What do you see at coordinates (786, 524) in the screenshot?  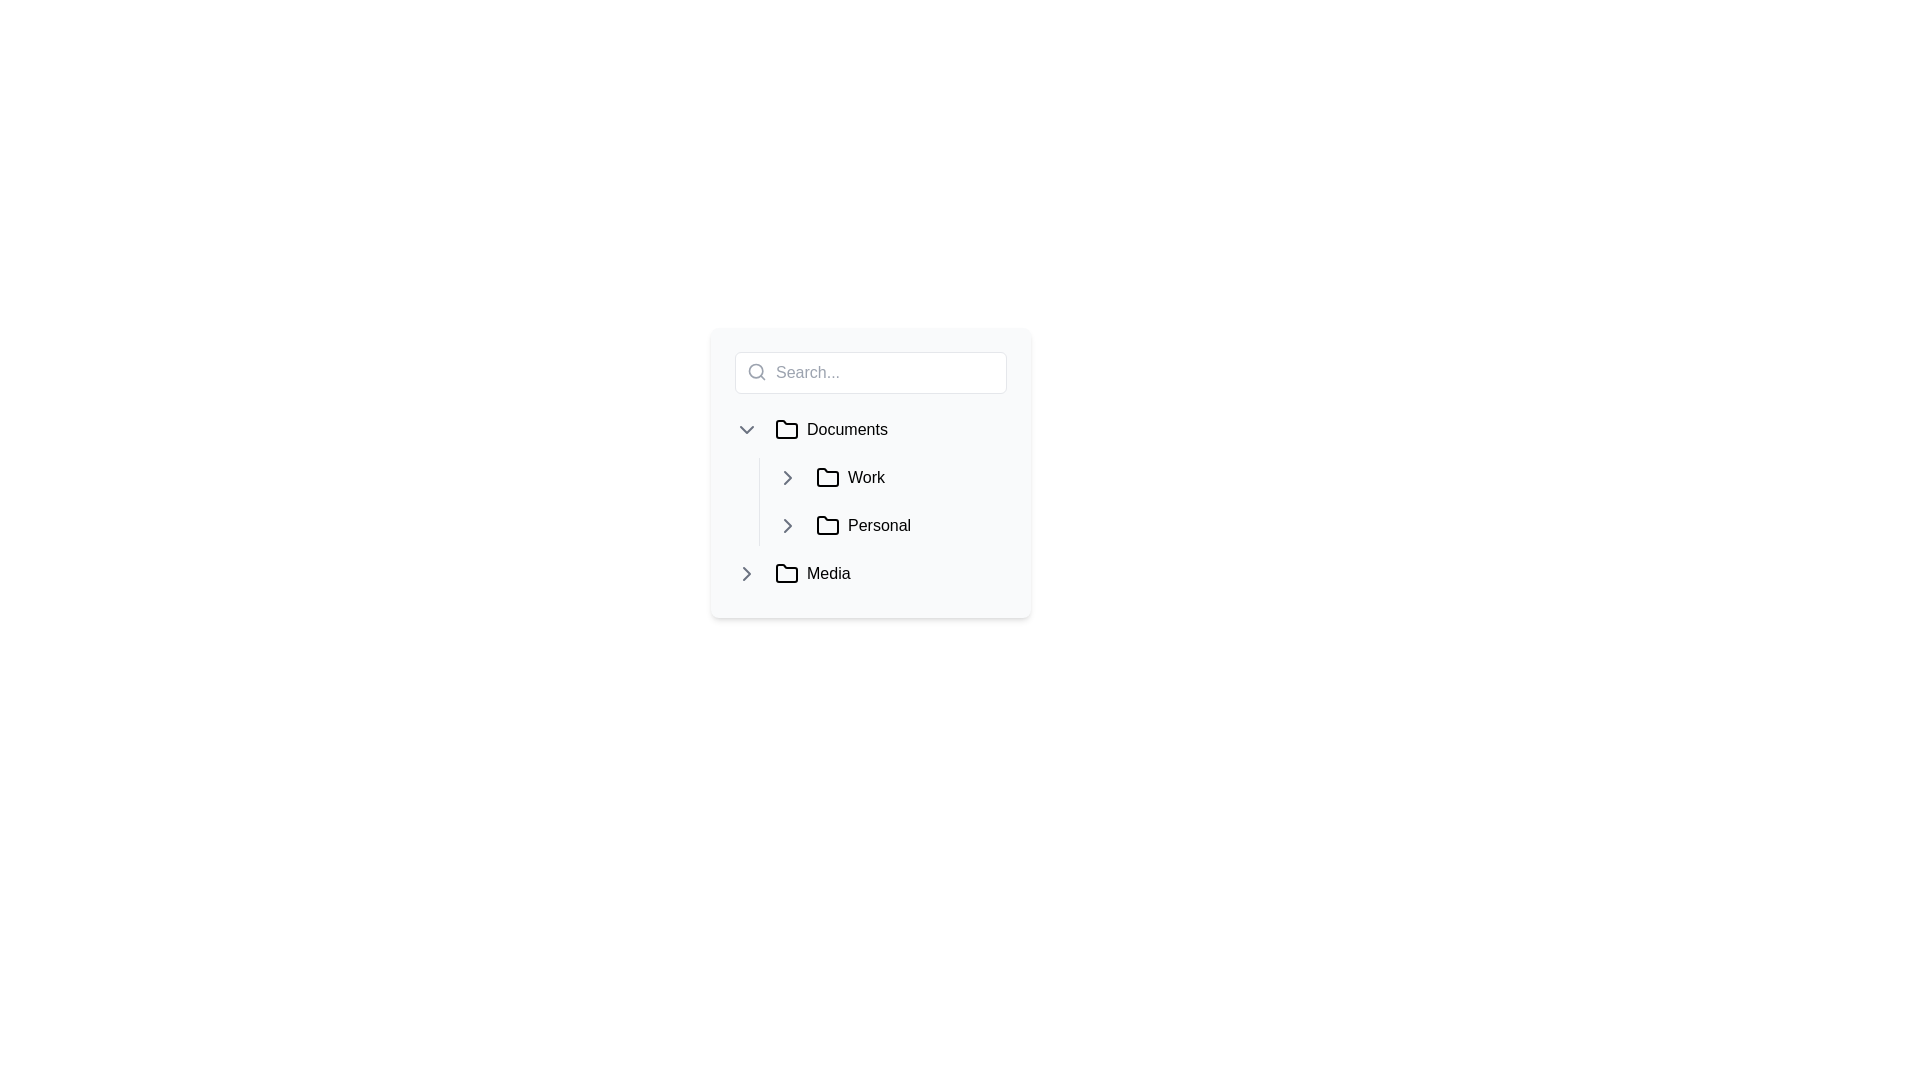 I see `the toggle Icon Button located in the left sidebar menu under the 'Documents' category` at bounding box center [786, 524].